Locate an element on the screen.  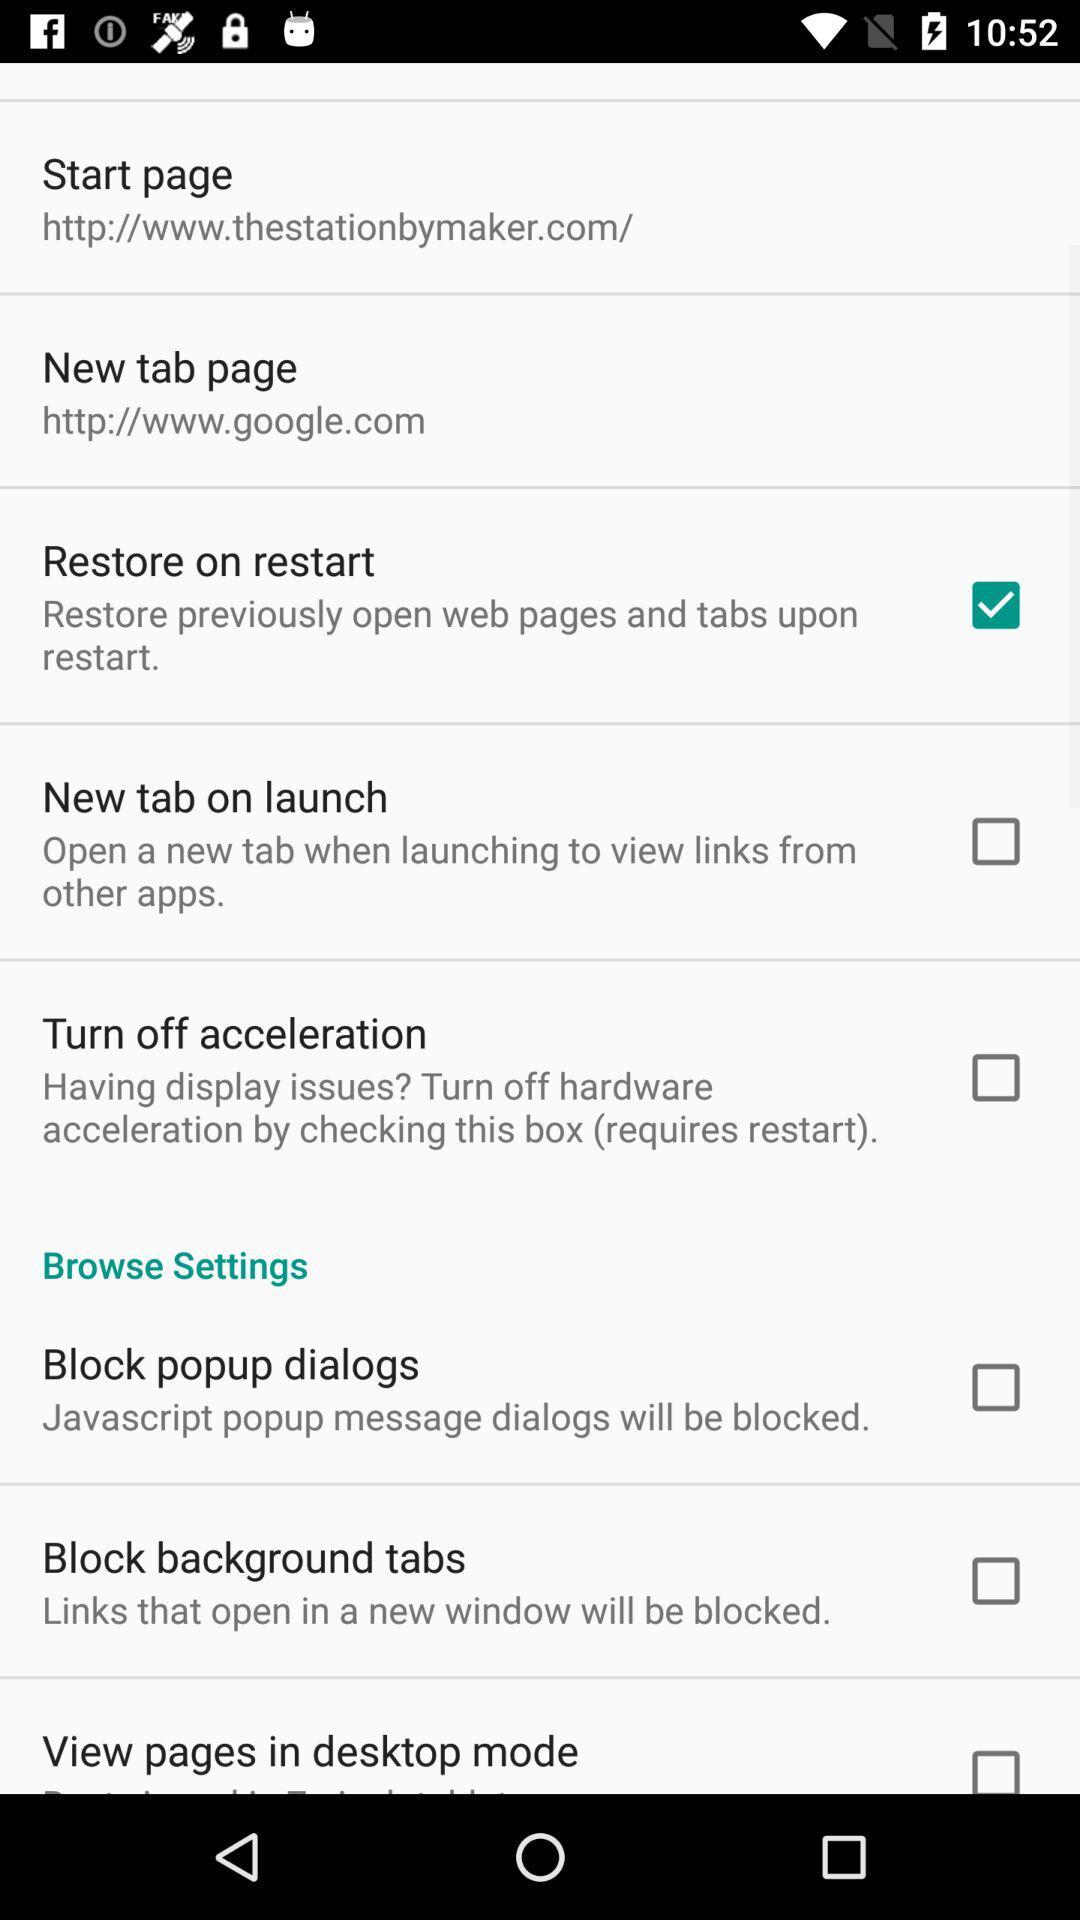
the browse settings is located at coordinates (540, 1242).